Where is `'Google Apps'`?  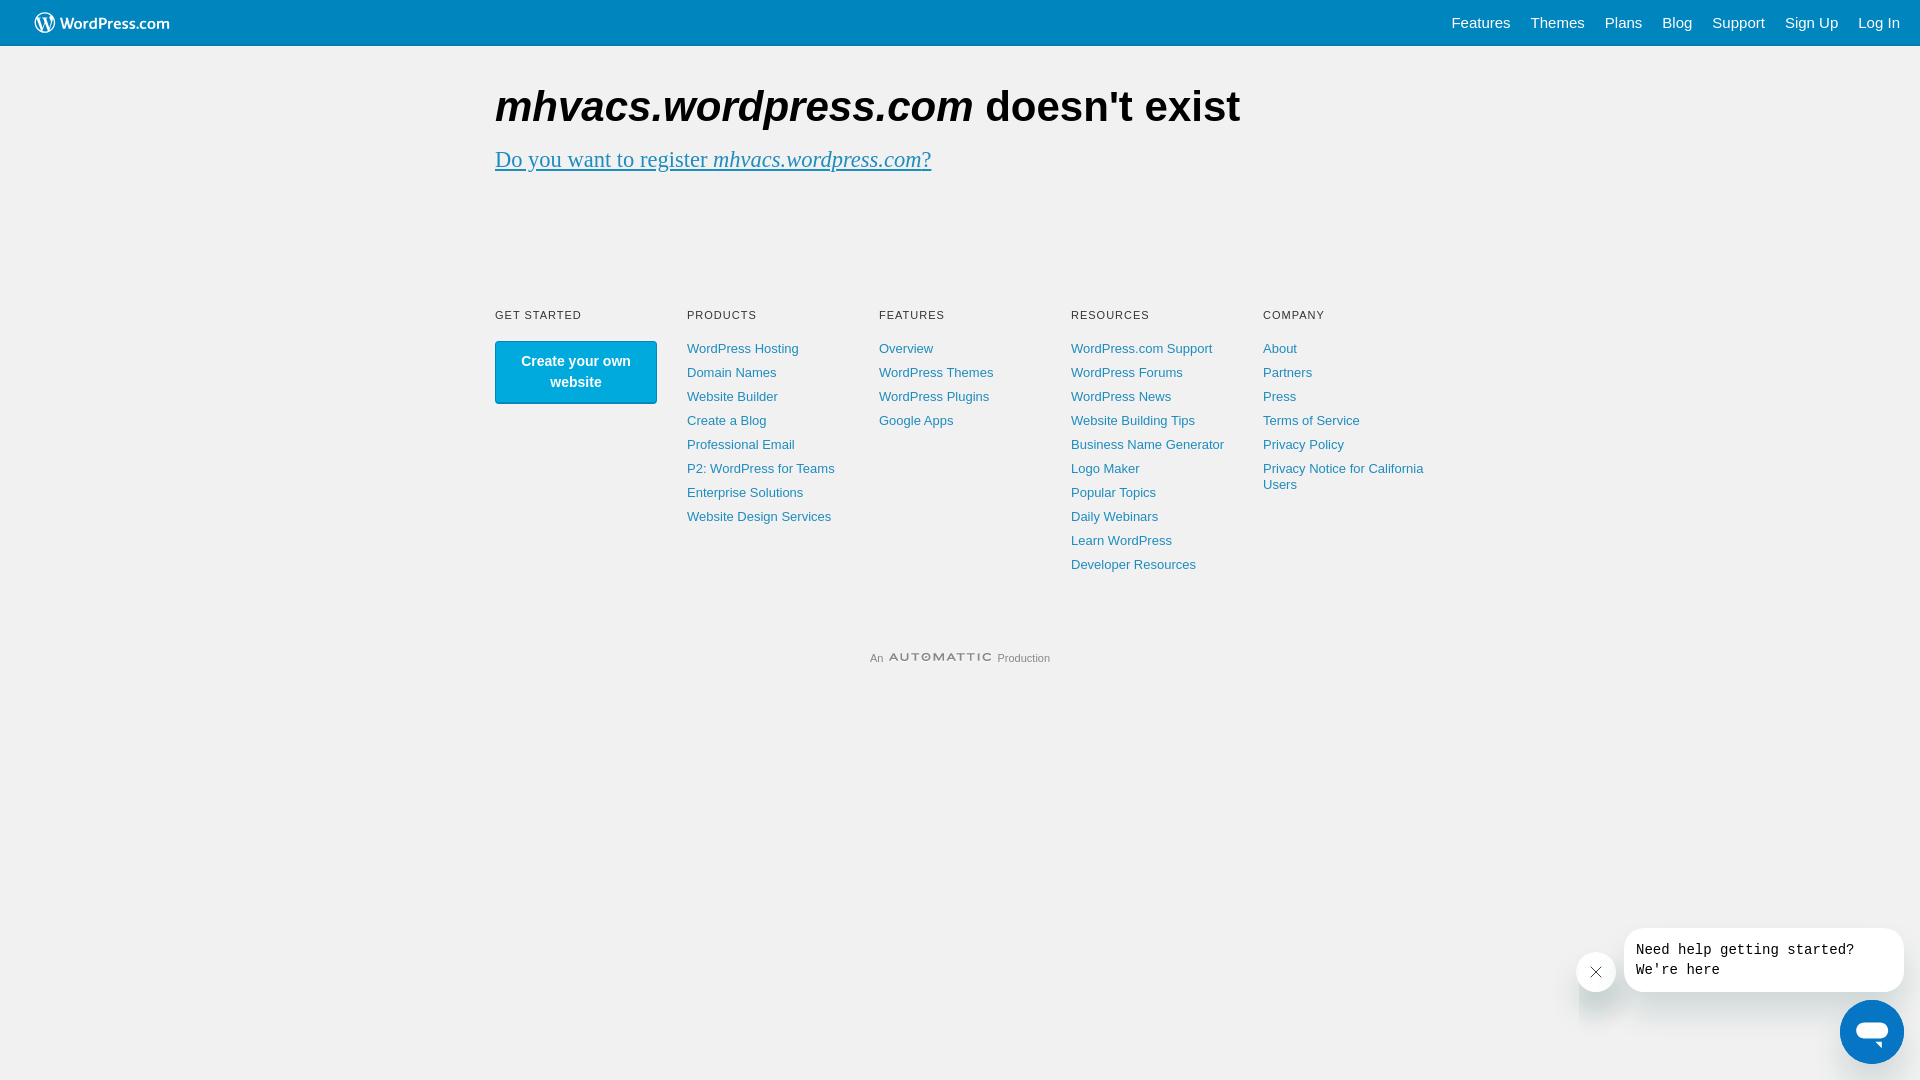
'Google Apps' is located at coordinates (915, 419).